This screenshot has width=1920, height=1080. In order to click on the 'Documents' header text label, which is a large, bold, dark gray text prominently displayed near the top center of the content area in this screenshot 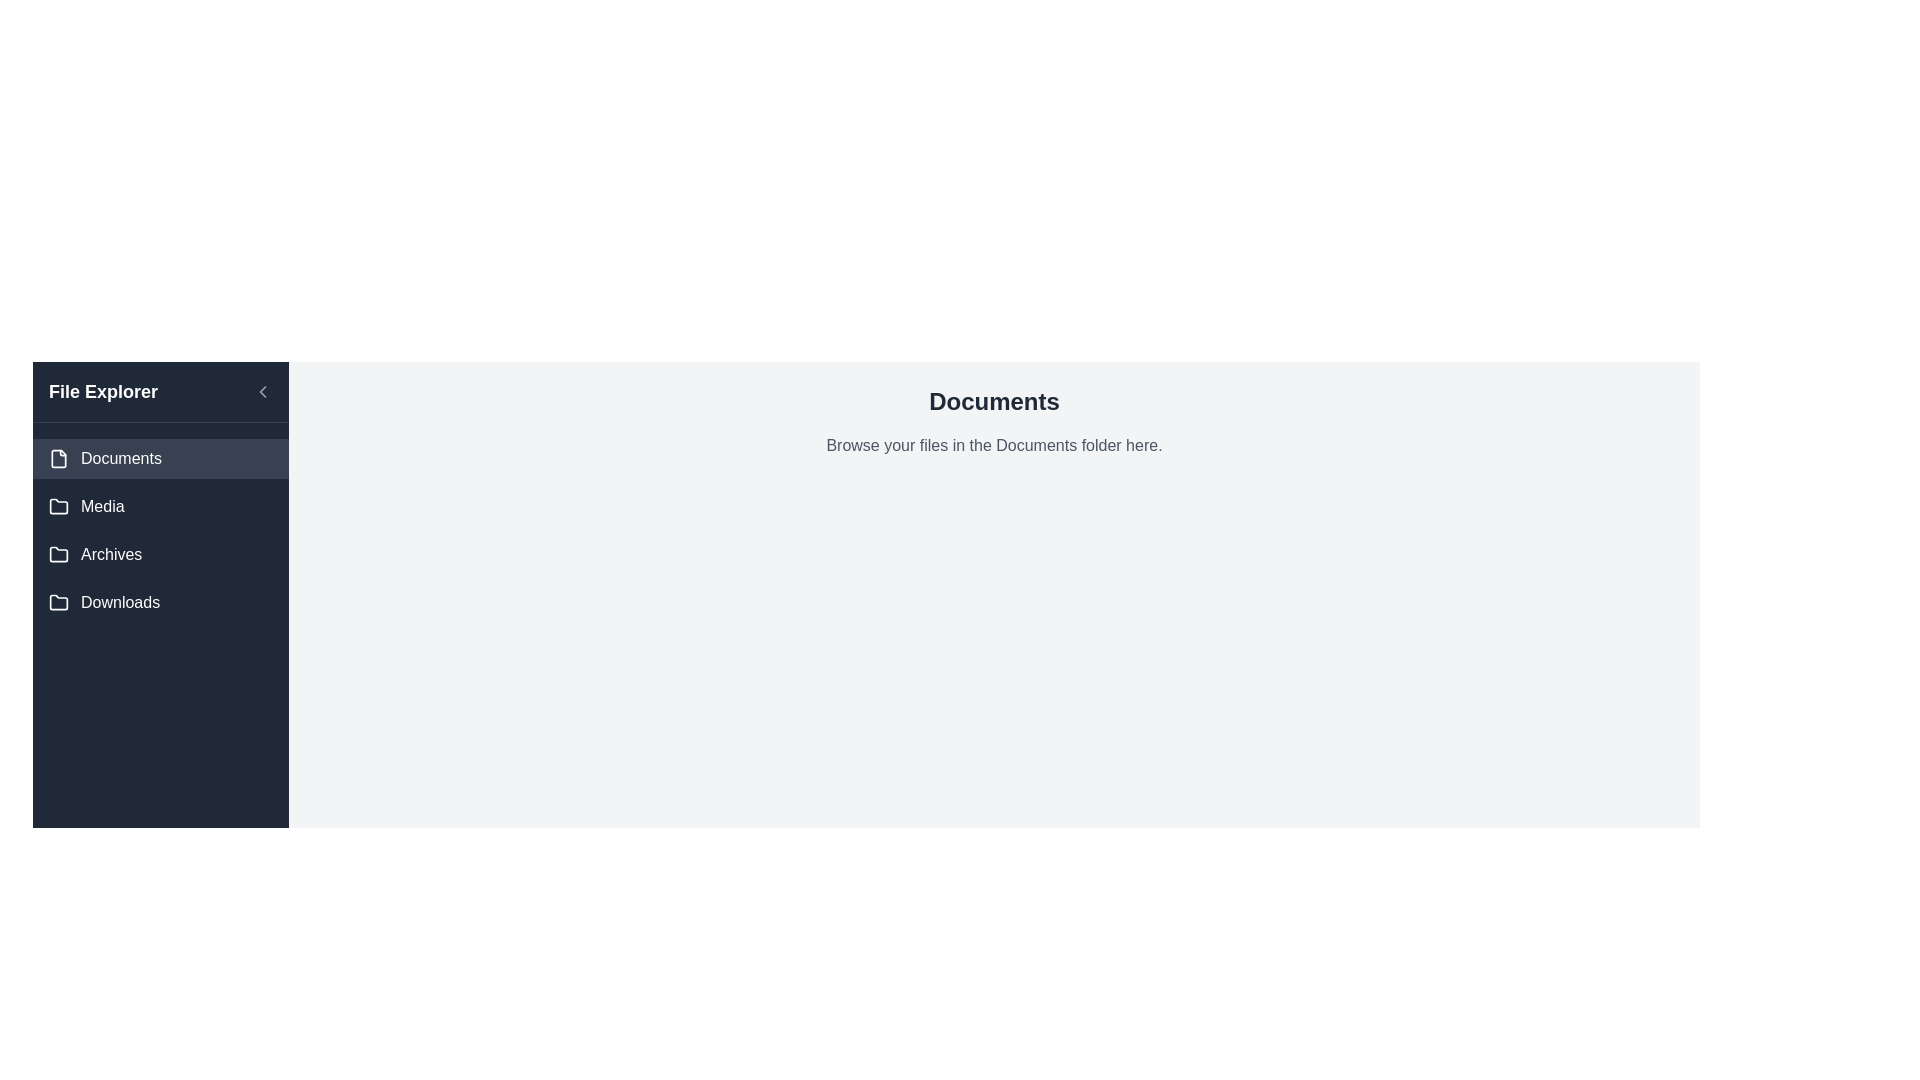, I will do `click(994, 401)`.